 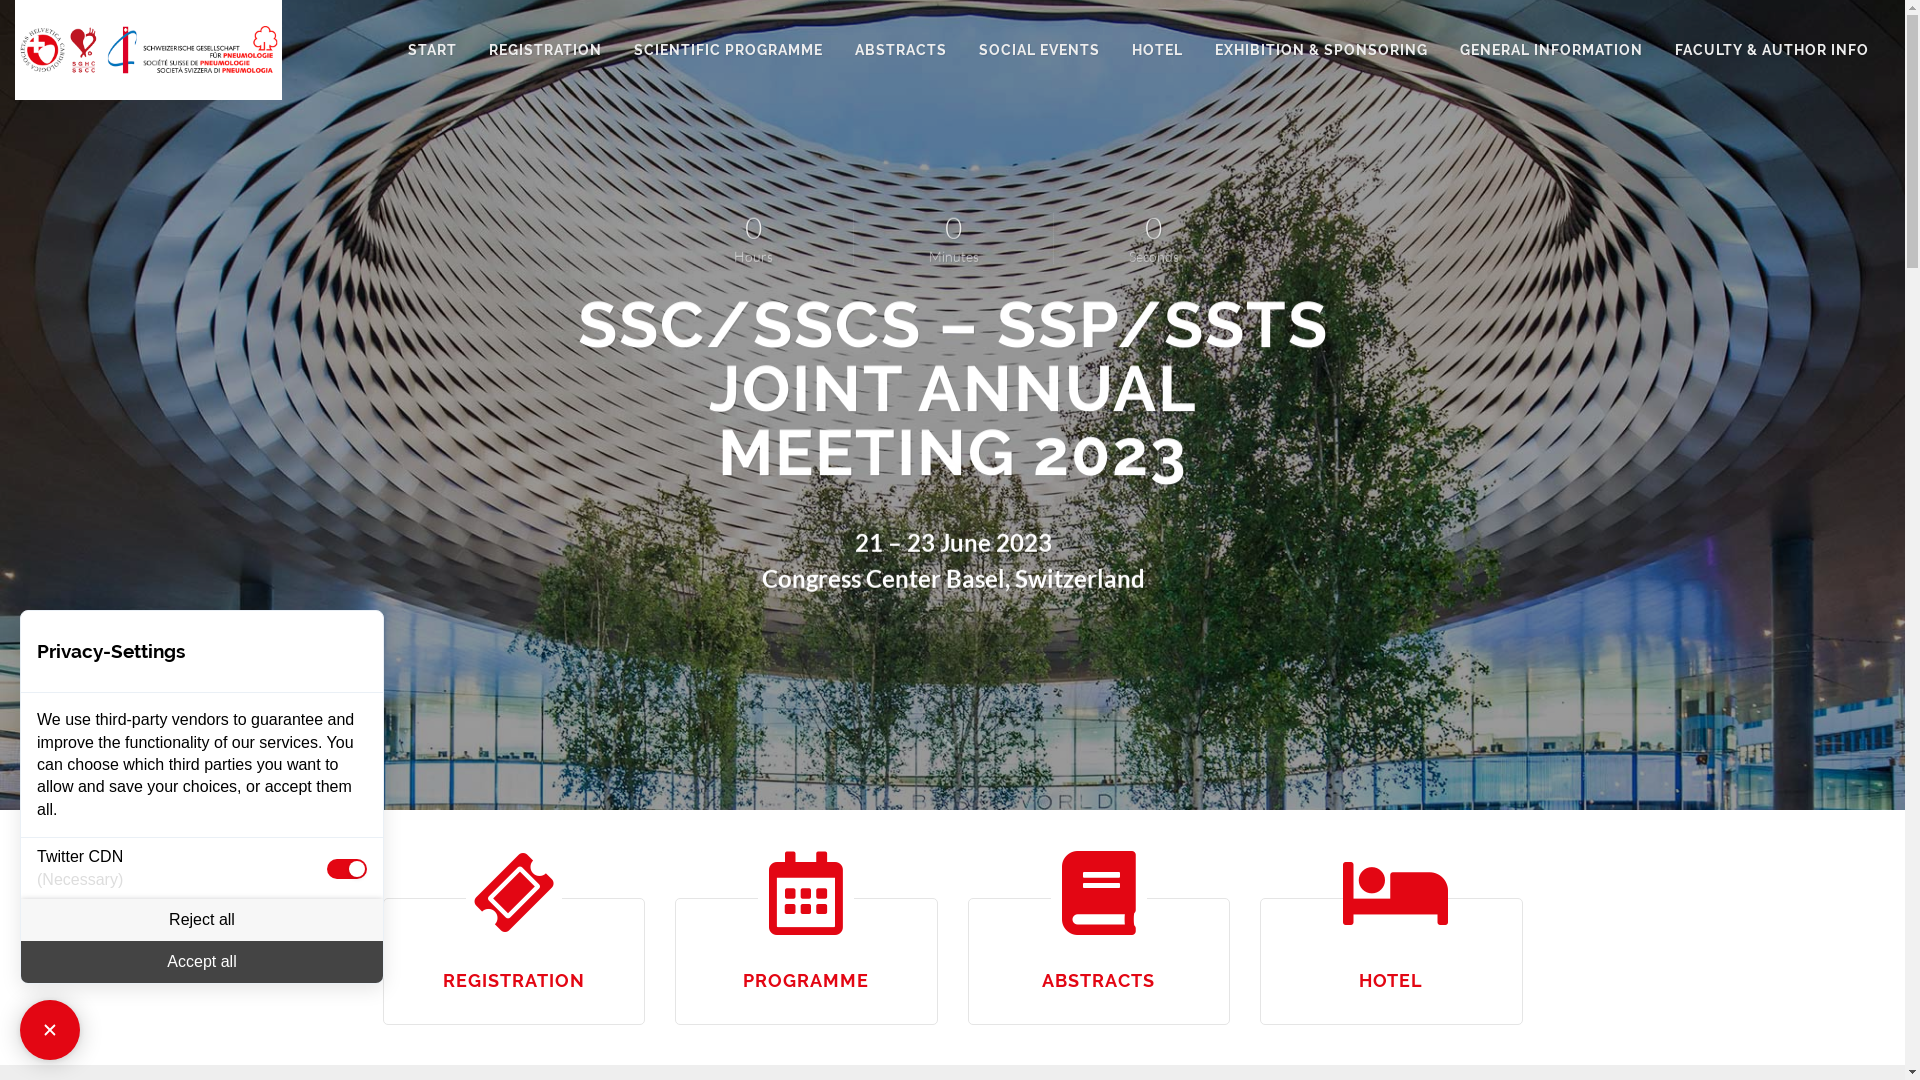 What do you see at coordinates (1358, 979) in the screenshot?
I see `'HOTEL'` at bounding box center [1358, 979].